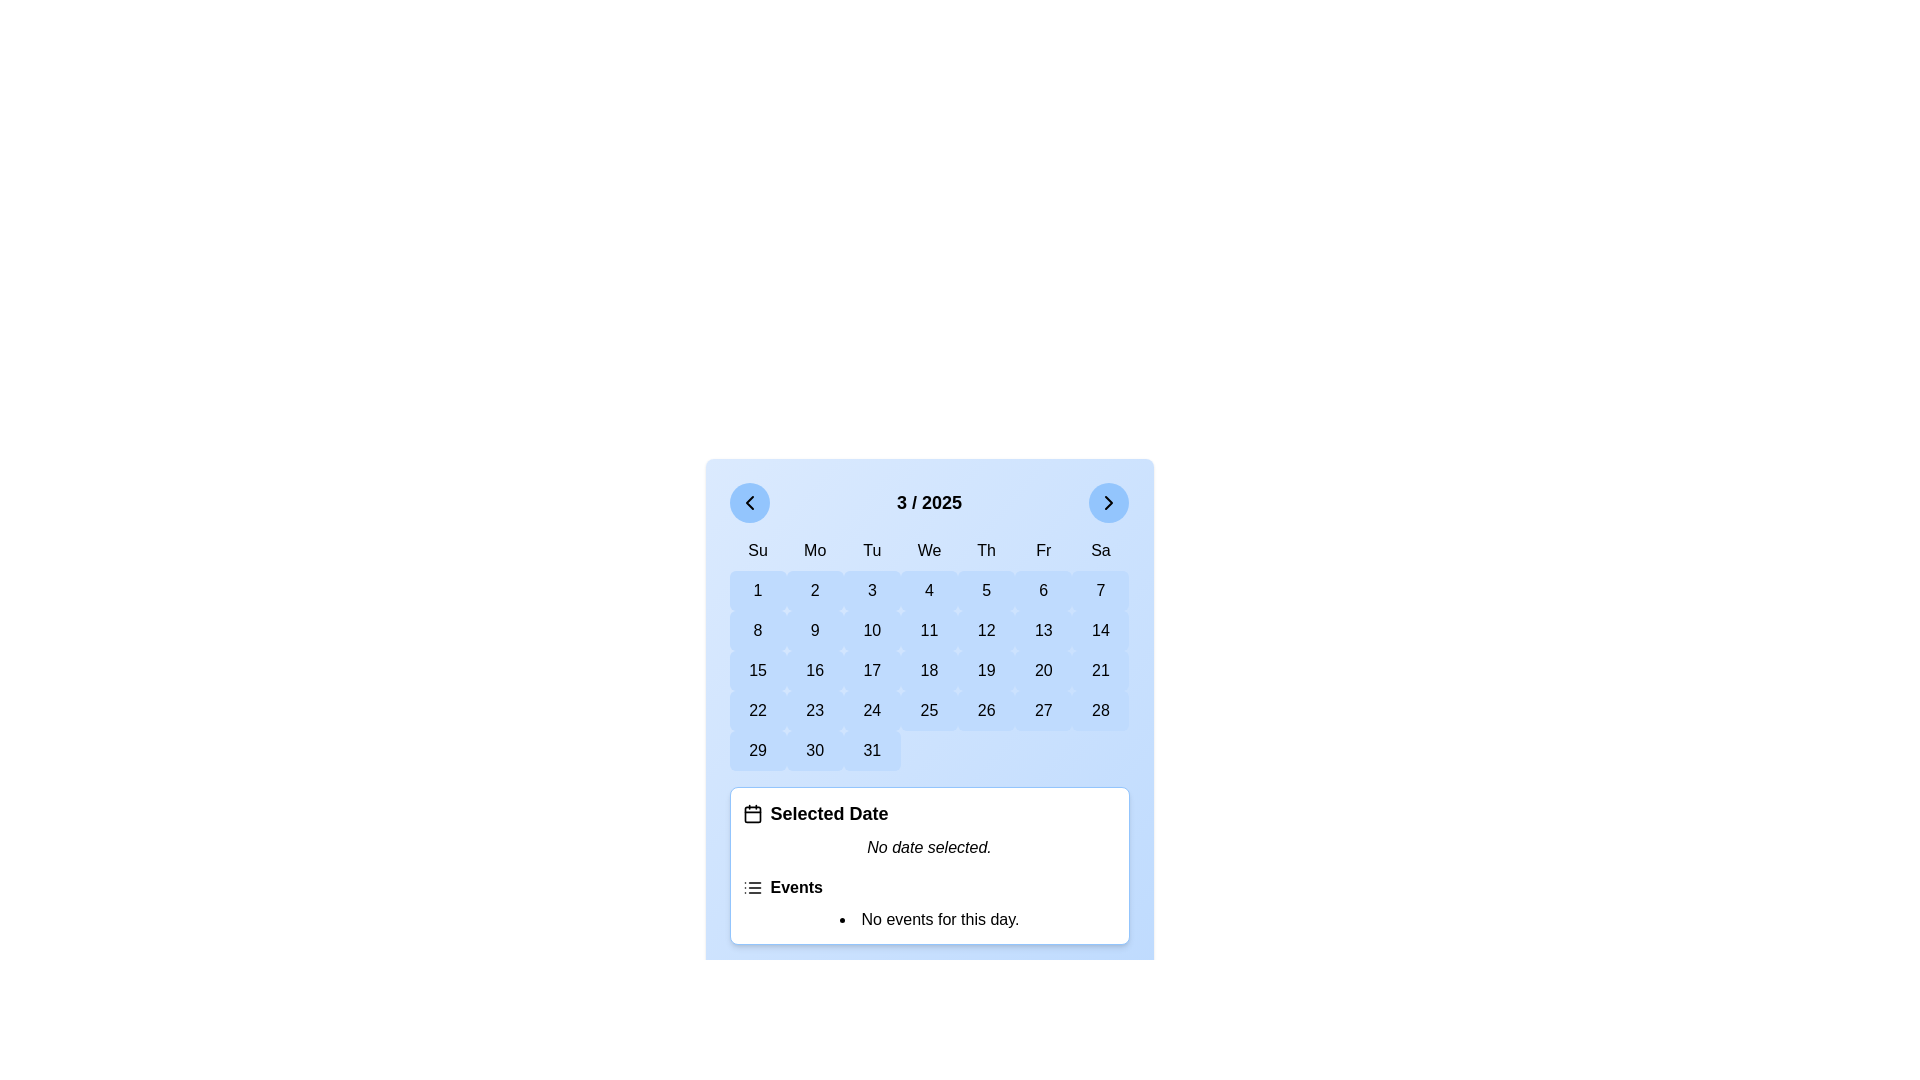  What do you see at coordinates (795, 886) in the screenshot?
I see `the 'Events' section label located in the bottom section of the calendar interface` at bounding box center [795, 886].